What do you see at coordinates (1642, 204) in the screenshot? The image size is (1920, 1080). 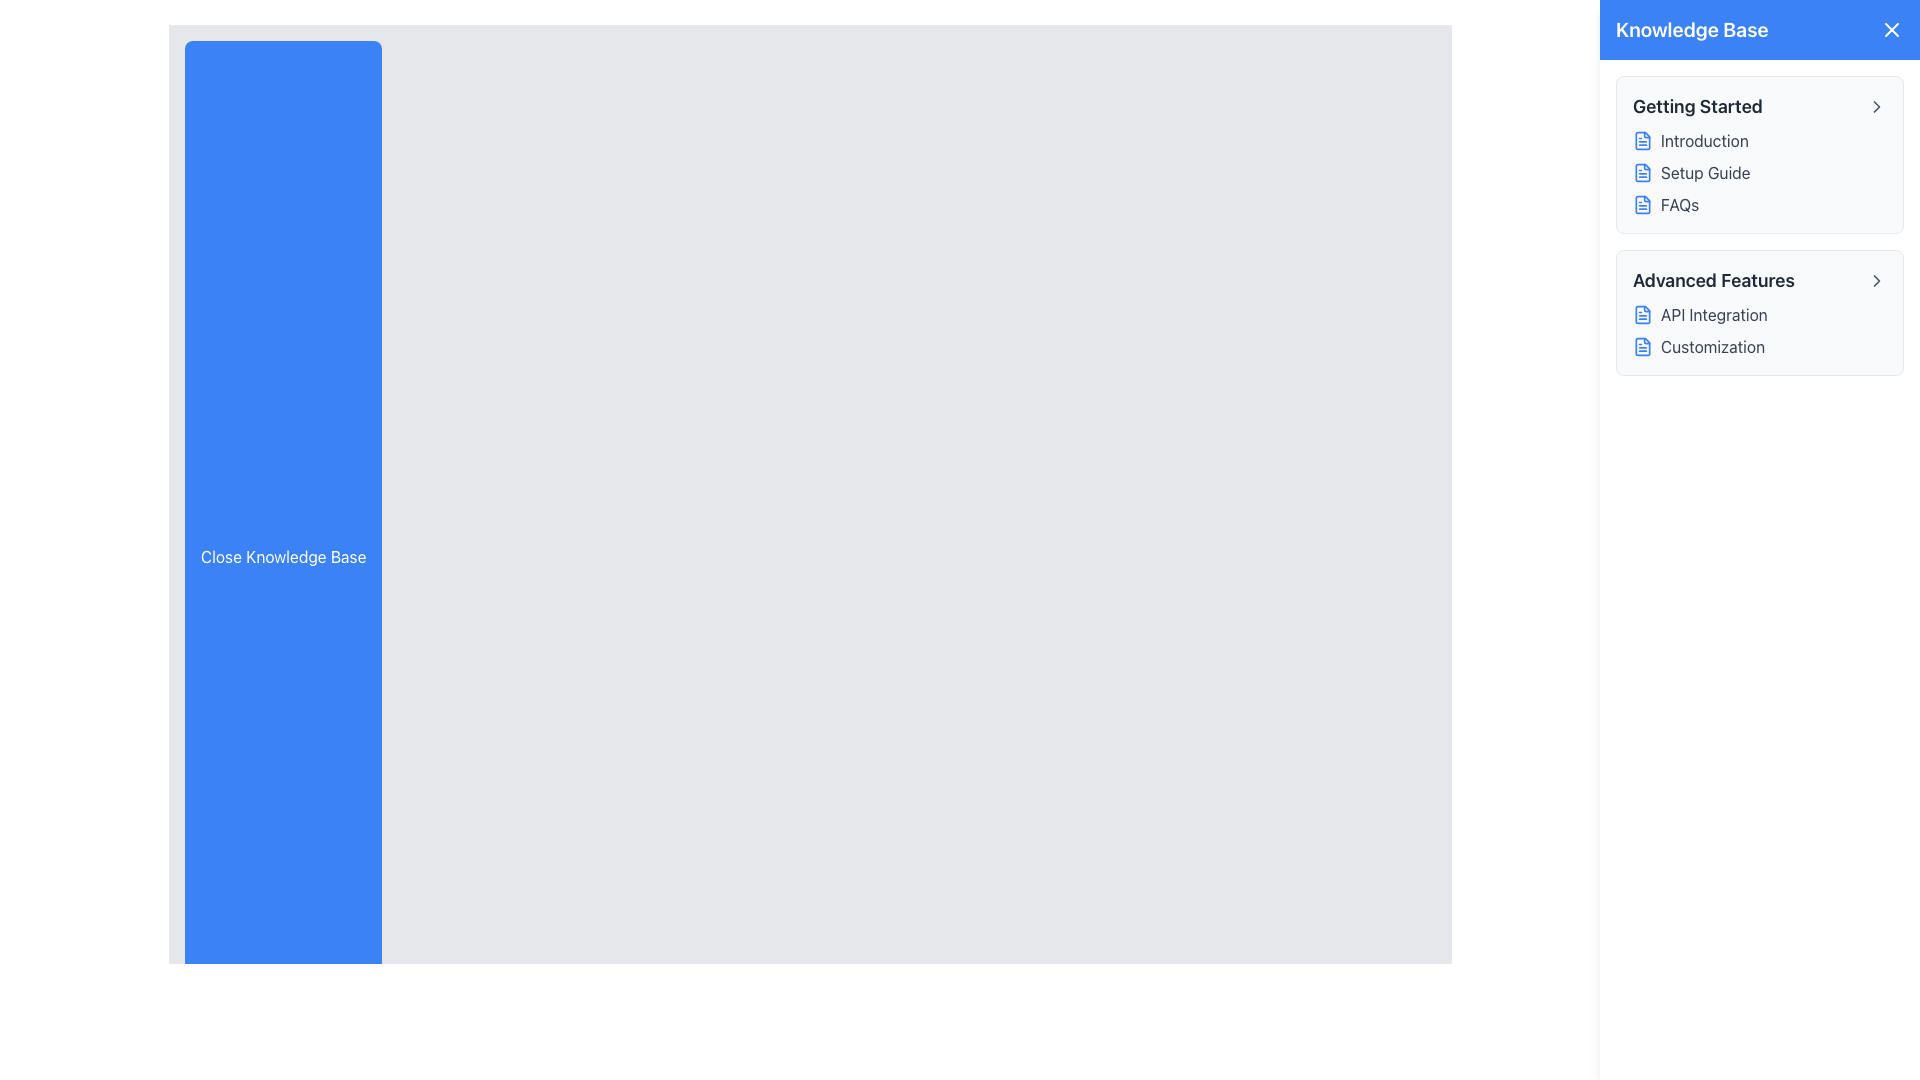 I see `the FAQs icon in the Getting Started section` at bounding box center [1642, 204].